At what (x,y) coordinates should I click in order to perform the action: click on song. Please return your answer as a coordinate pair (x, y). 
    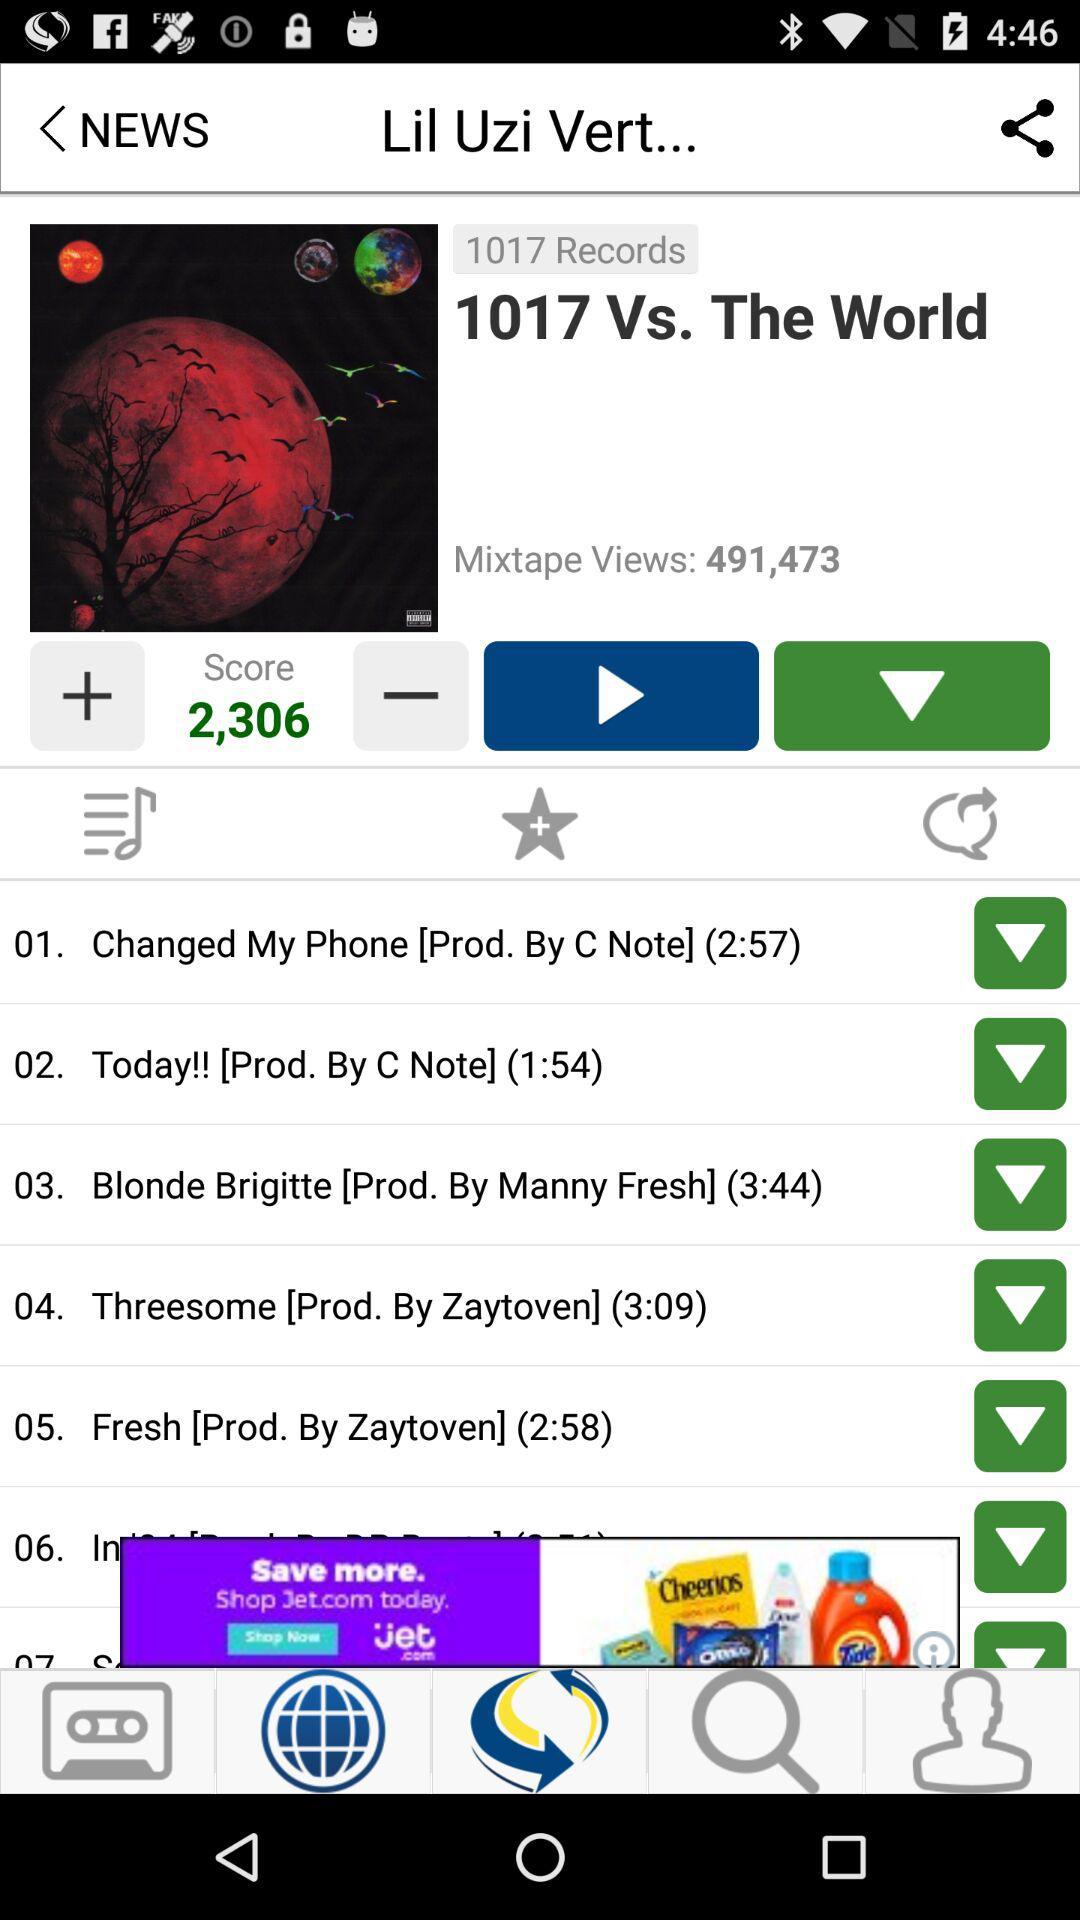
    Looking at the image, I should click on (620, 696).